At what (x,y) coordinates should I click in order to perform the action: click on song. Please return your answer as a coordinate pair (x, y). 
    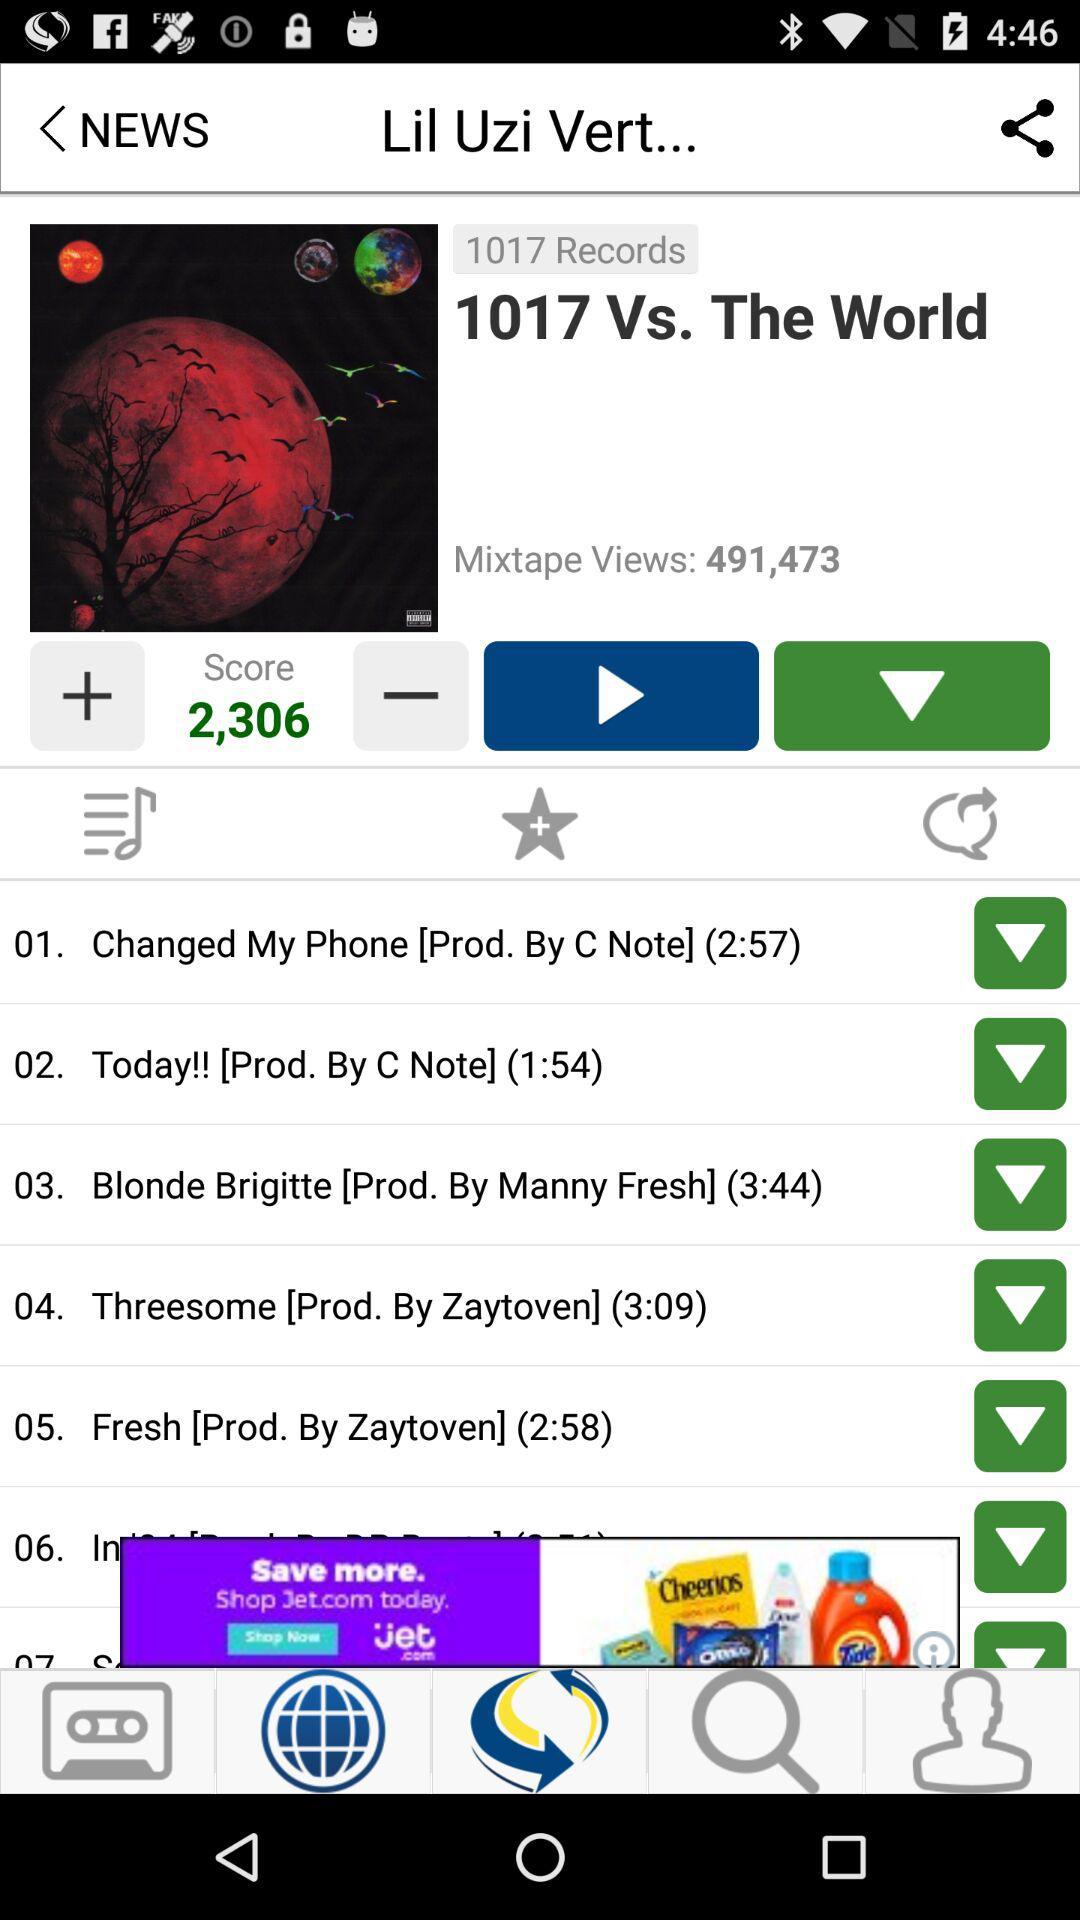
    Looking at the image, I should click on (620, 696).